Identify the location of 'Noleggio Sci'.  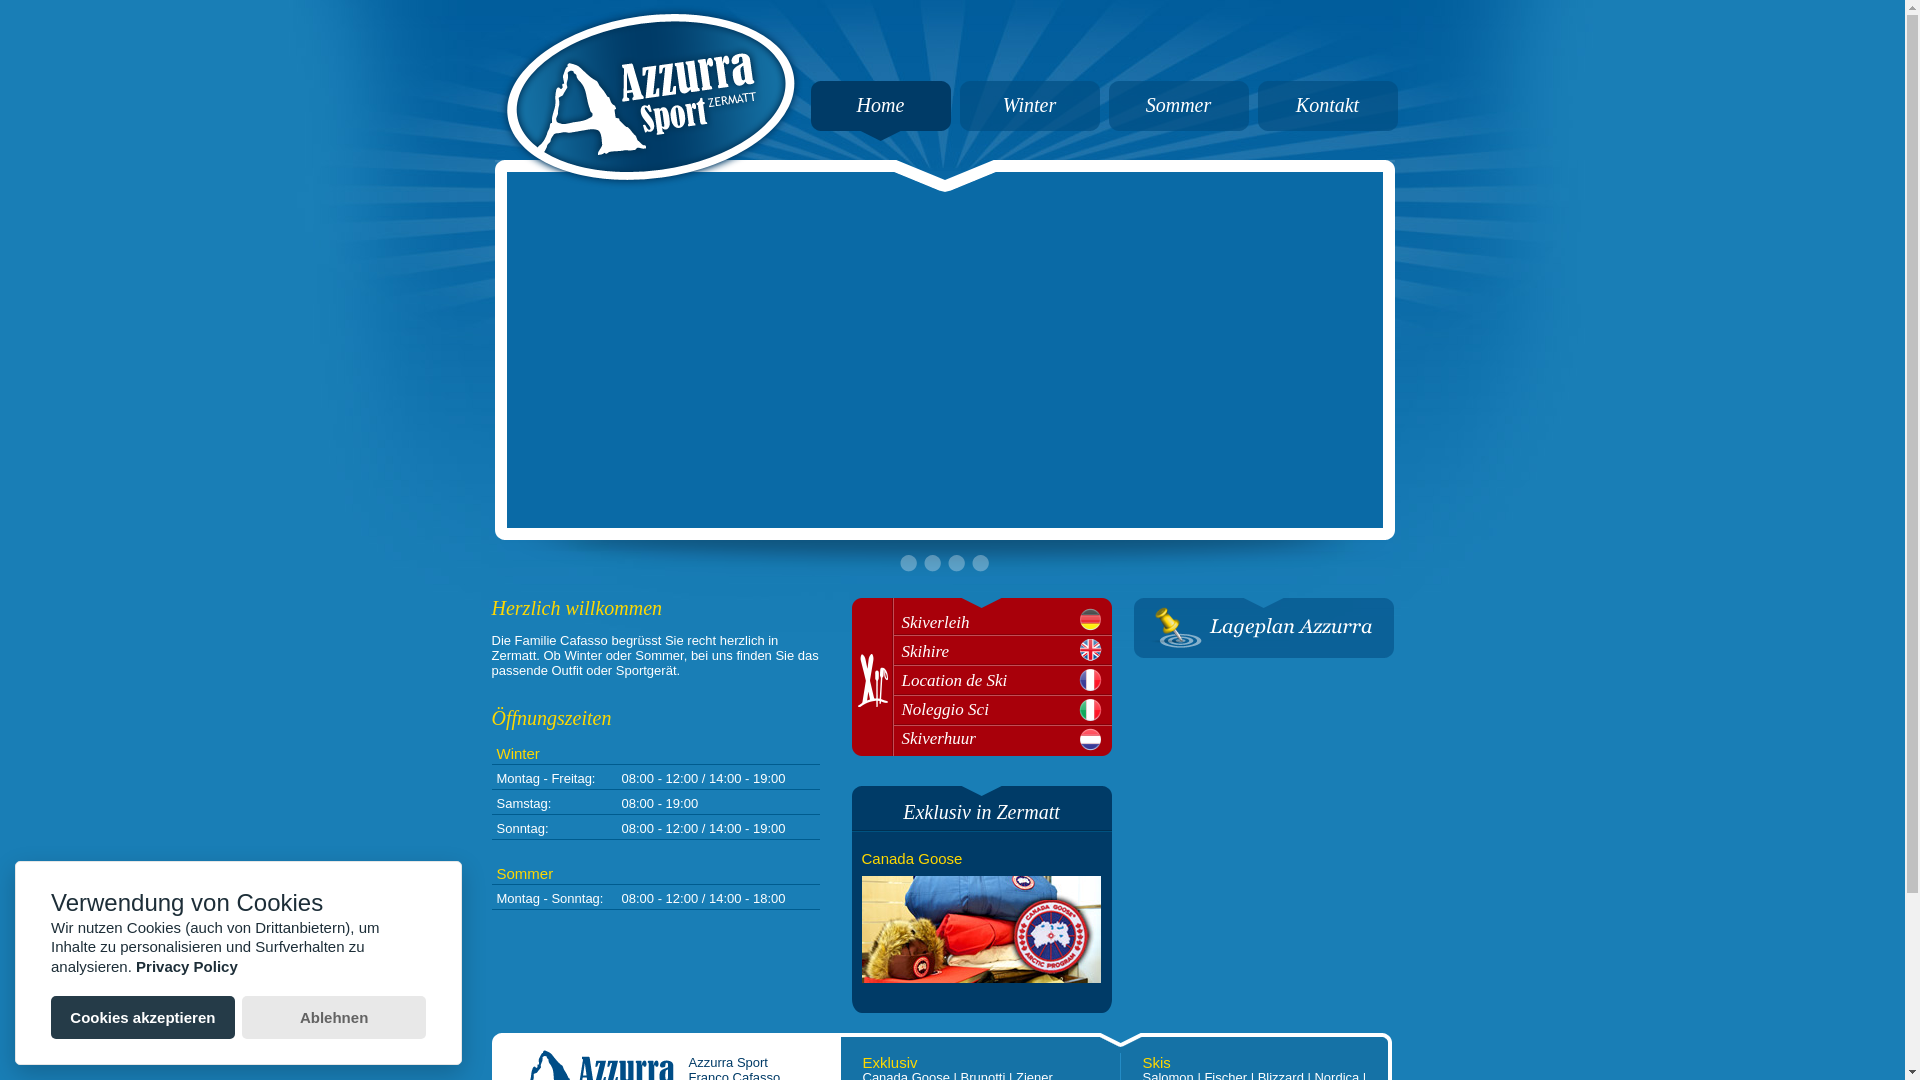
(1007, 708).